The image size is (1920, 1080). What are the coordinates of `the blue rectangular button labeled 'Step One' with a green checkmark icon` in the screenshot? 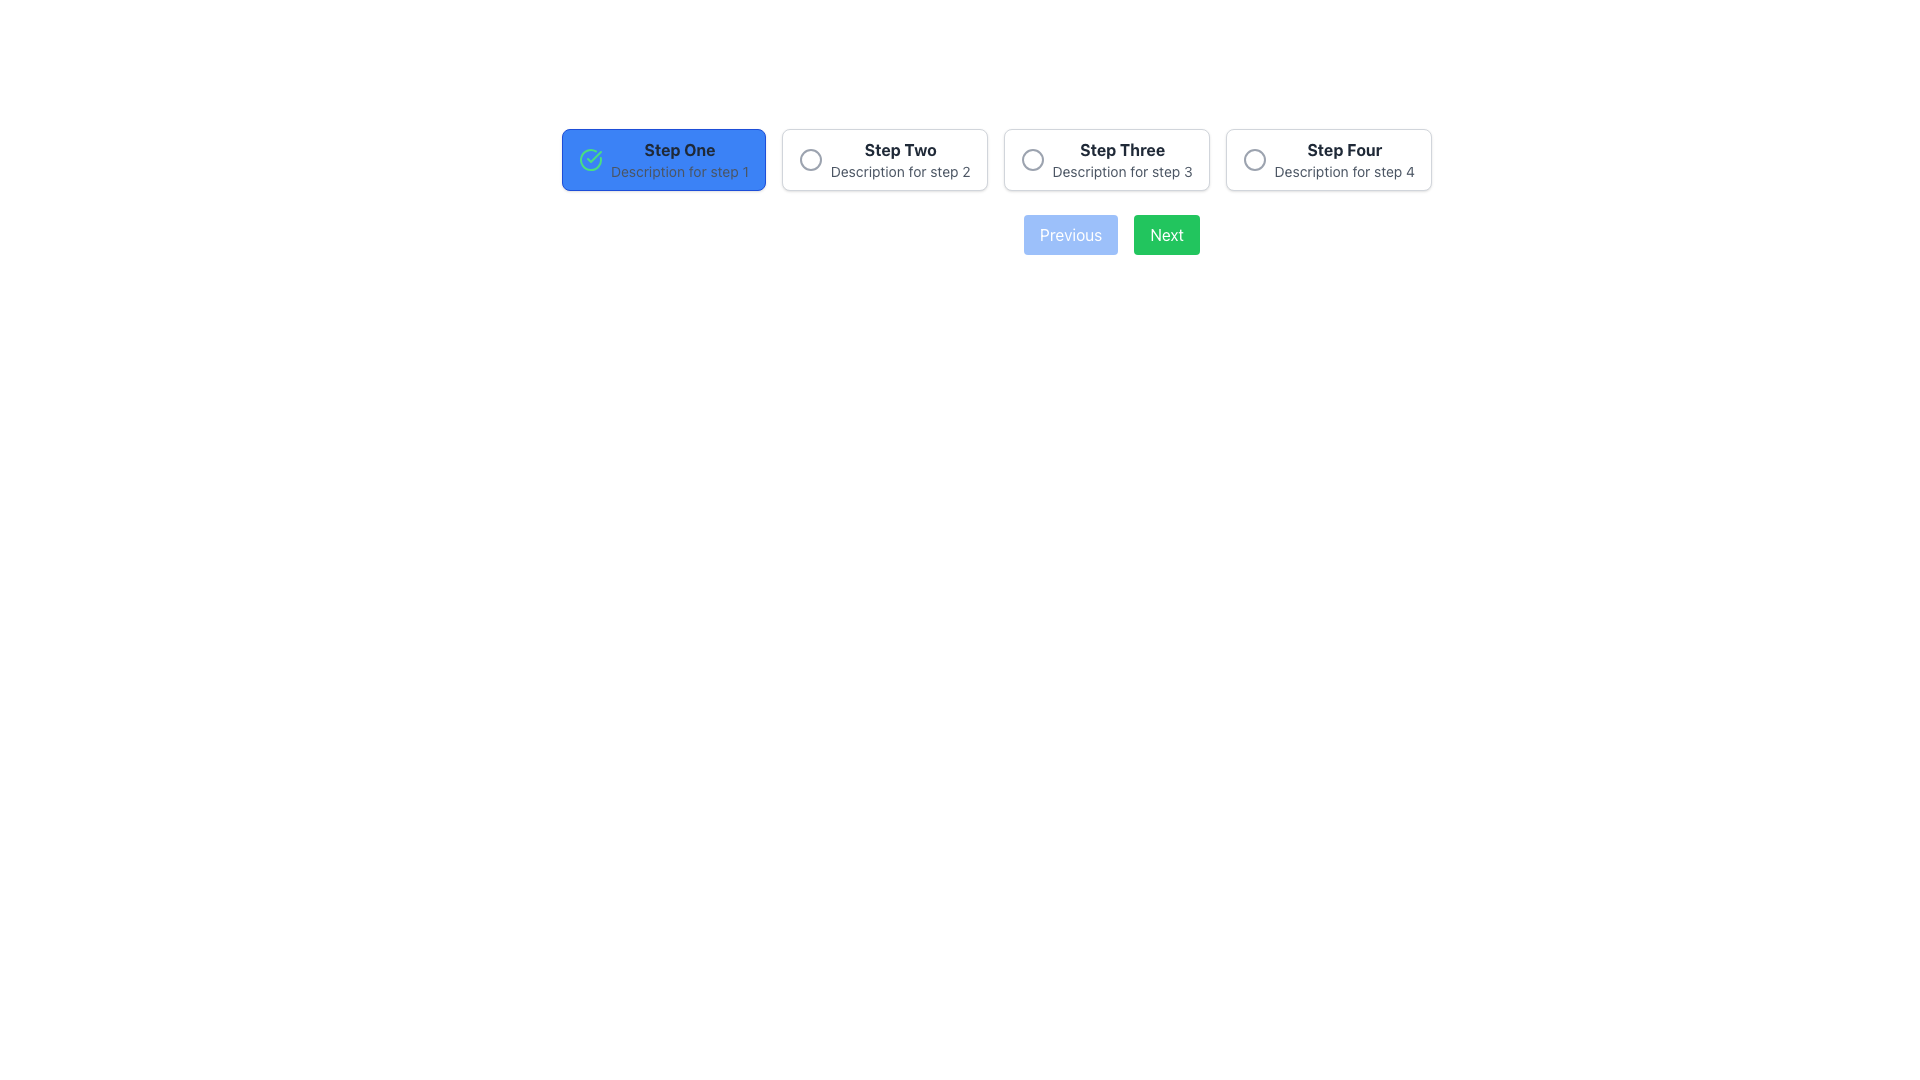 It's located at (663, 158).